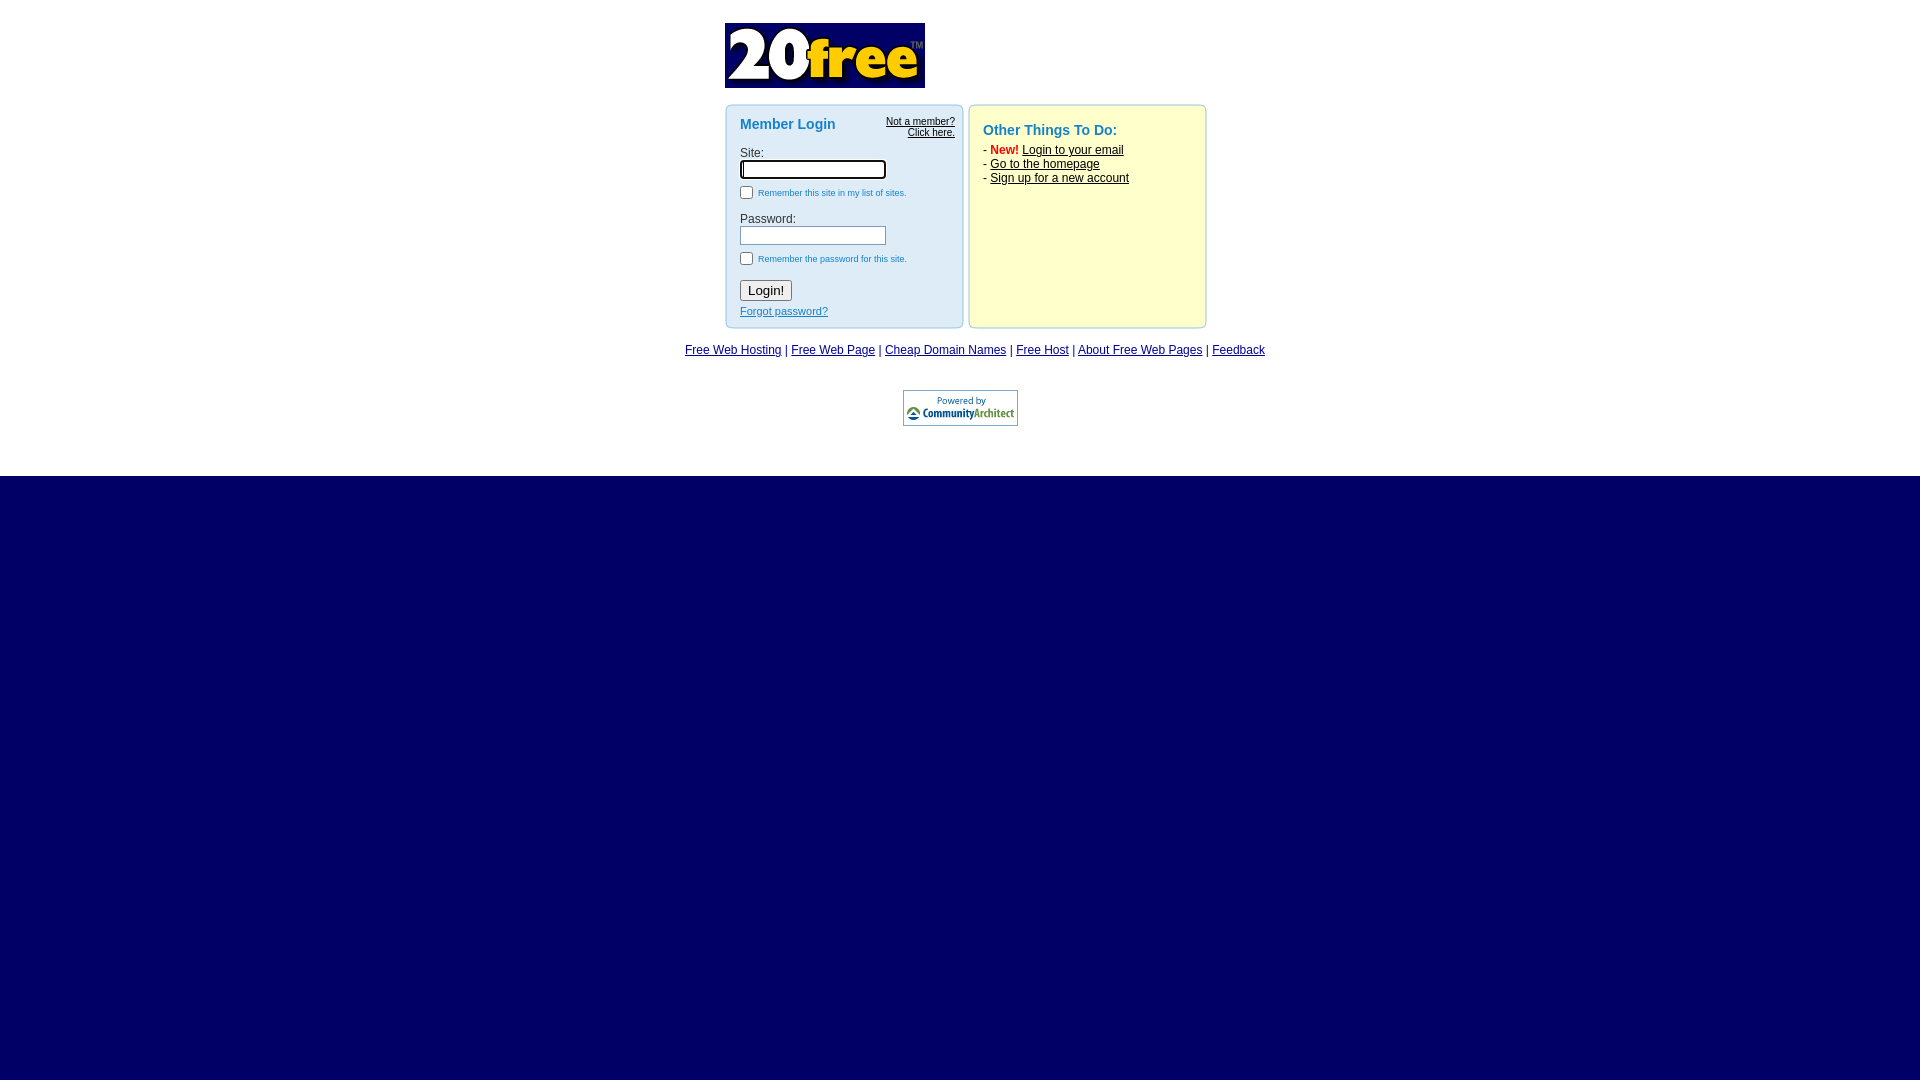  I want to click on 'Sign up for a new account', so click(1058, 176).